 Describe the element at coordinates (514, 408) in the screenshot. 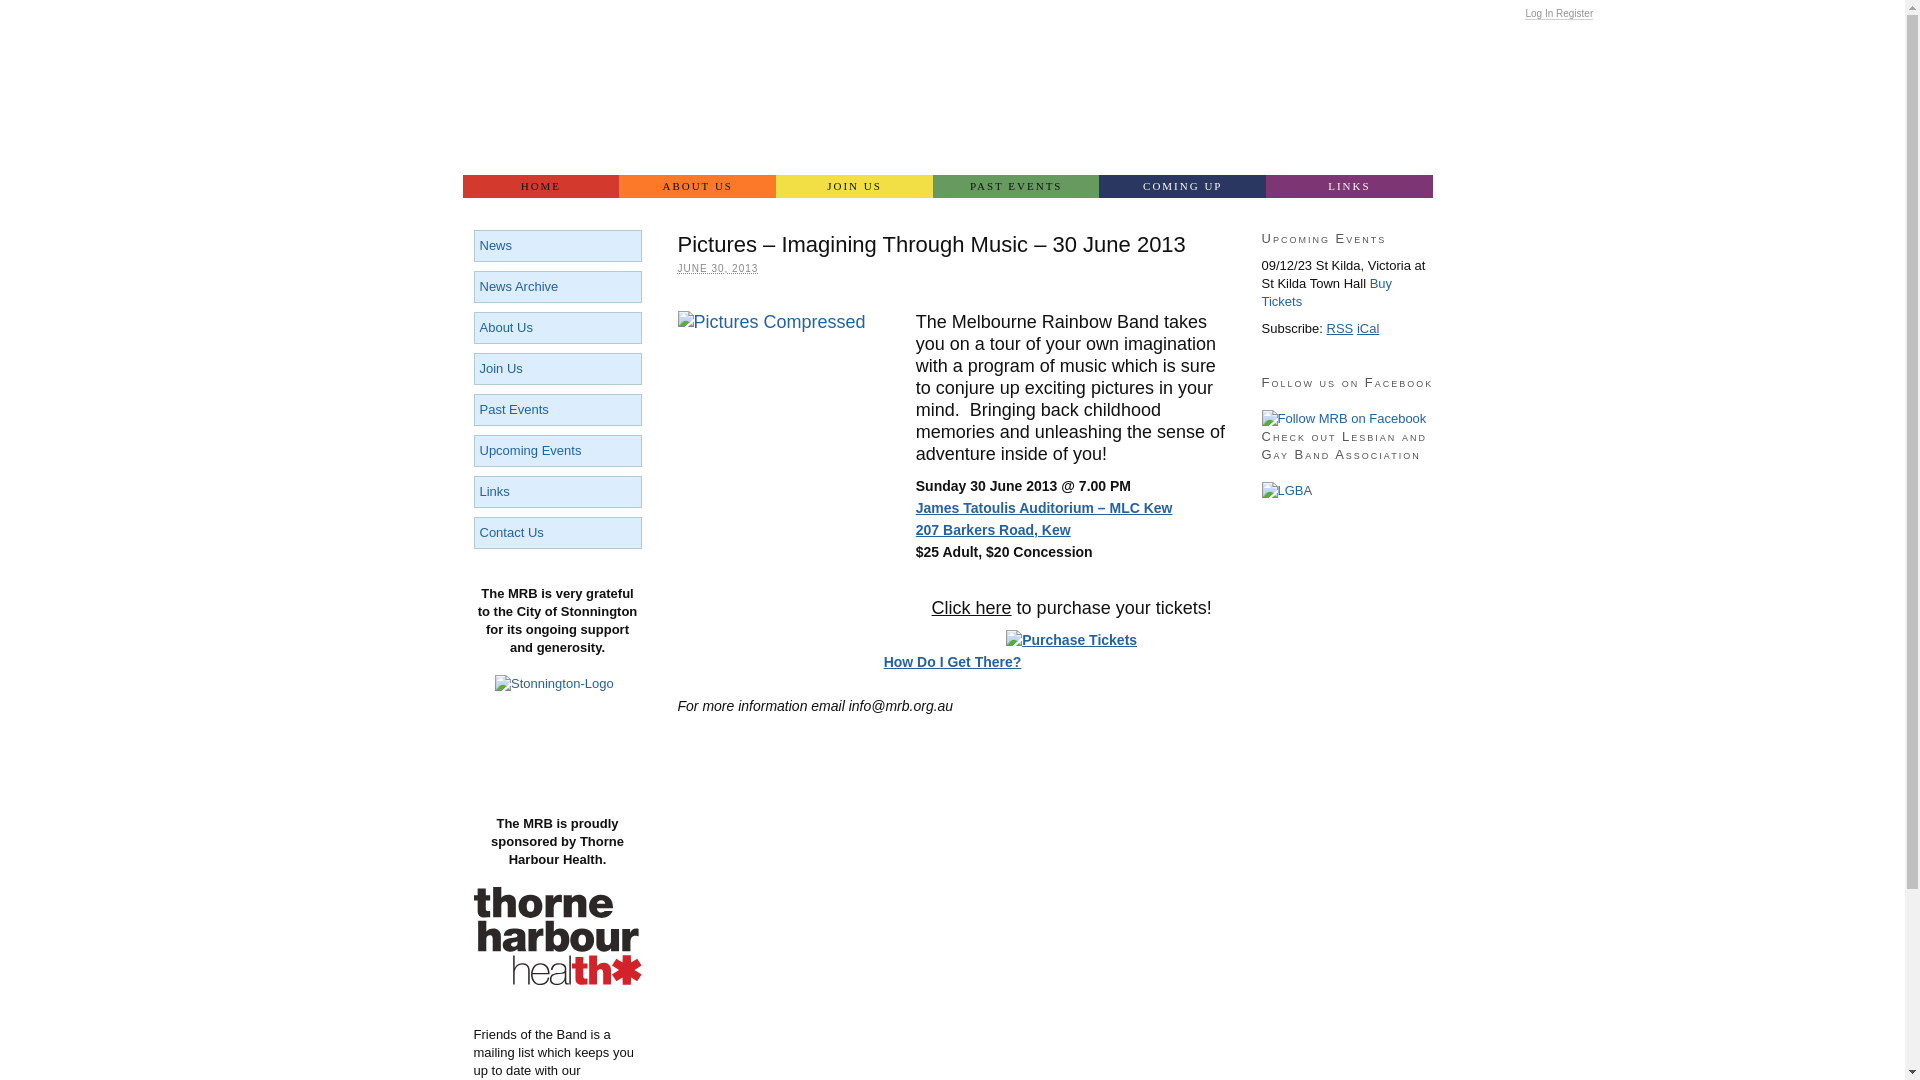

I see `'Past Events'` at that location.